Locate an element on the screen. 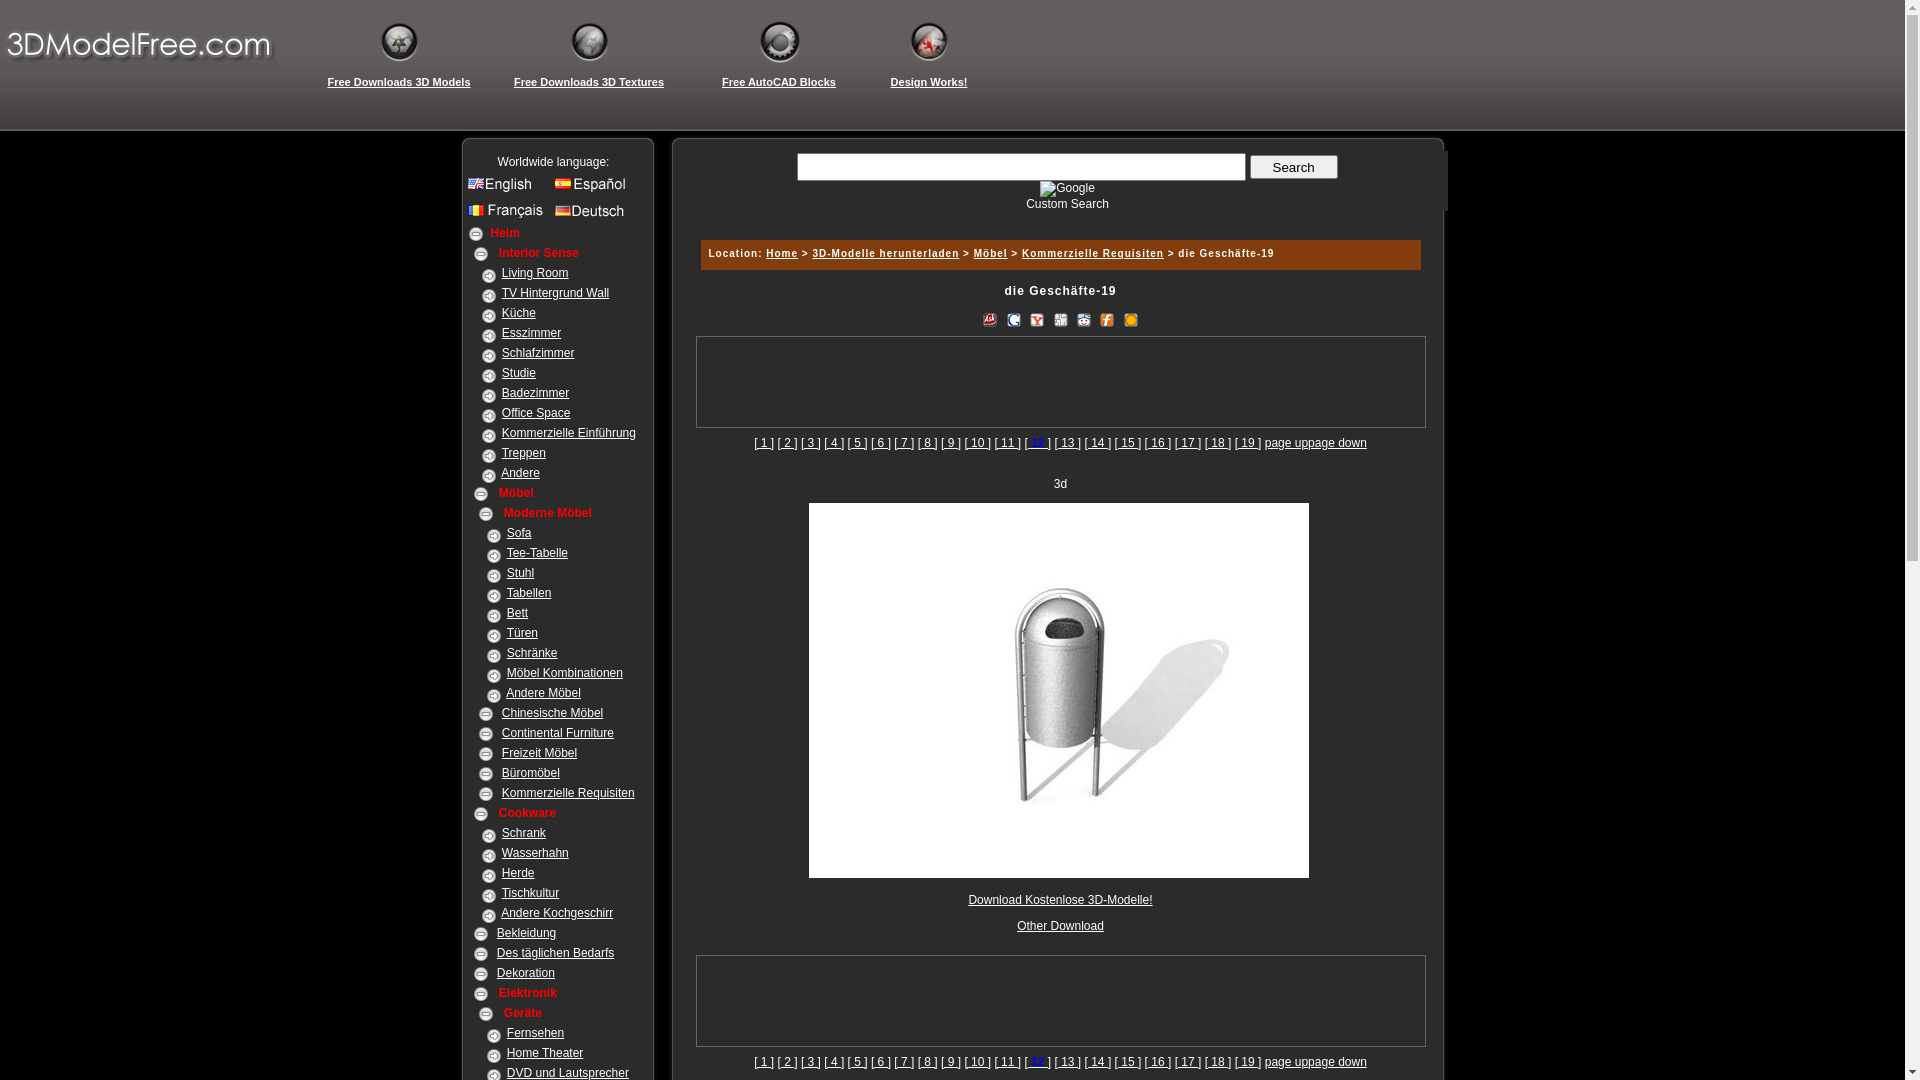 This screenshot has width=1920, height=1080. '[ 17 ]' is located at coordinates (1188, 442).